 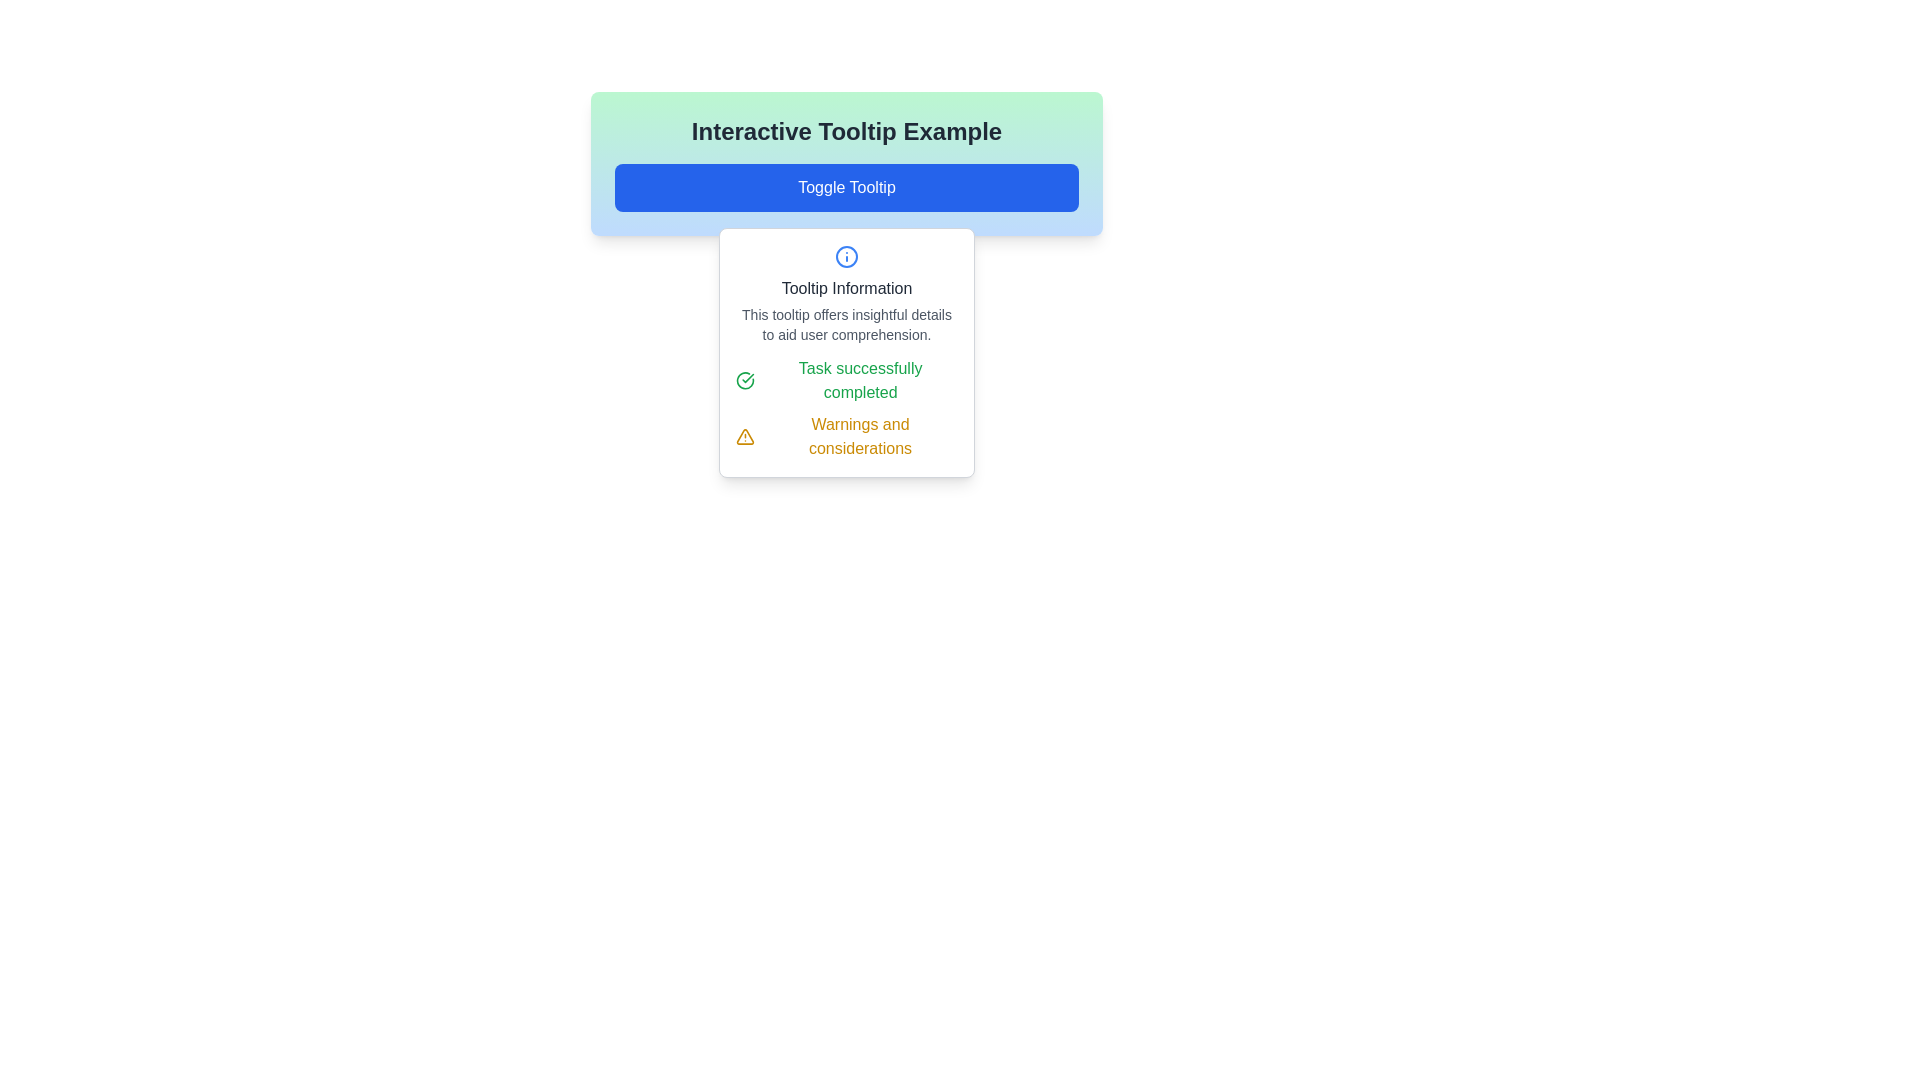 What do you see at coordinates (846, 323) in the screenshot?
I see `the descriptive text label located below the 'Tooltip Information' heading within the tooltip box` at bounding box center [846, 323].